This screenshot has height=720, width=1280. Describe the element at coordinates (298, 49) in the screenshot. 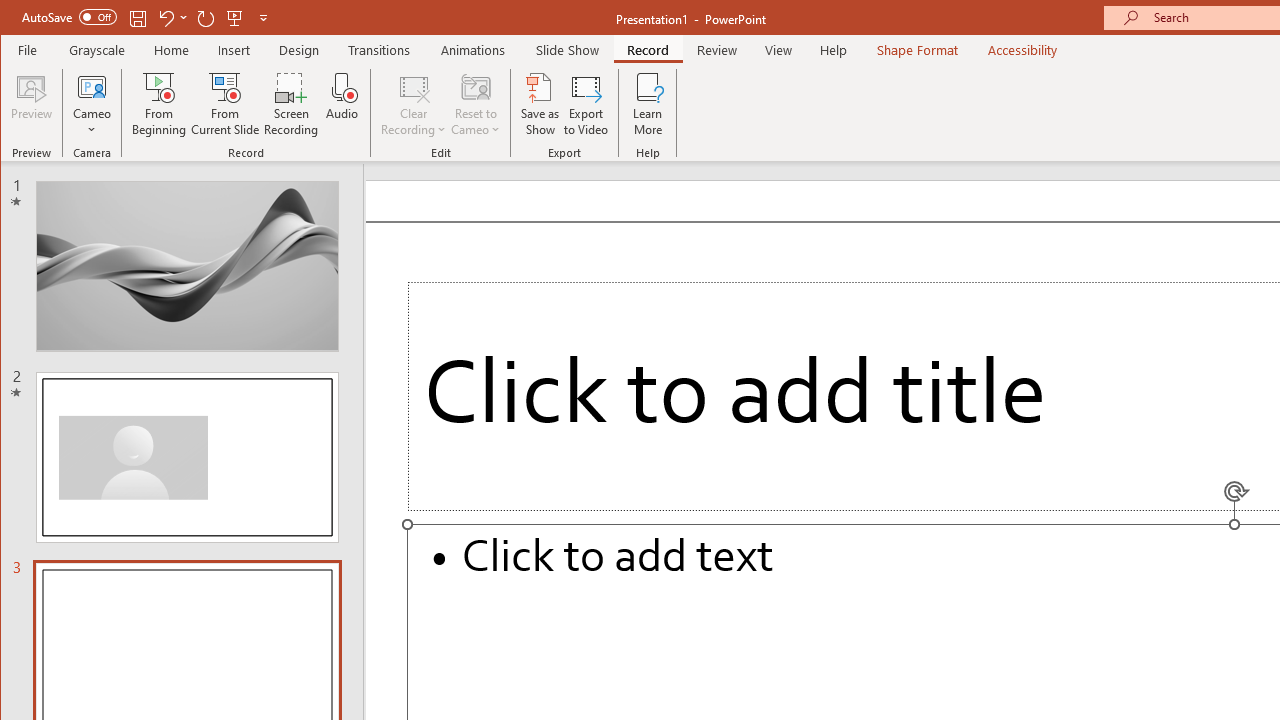

I see `'Design'` at that location.